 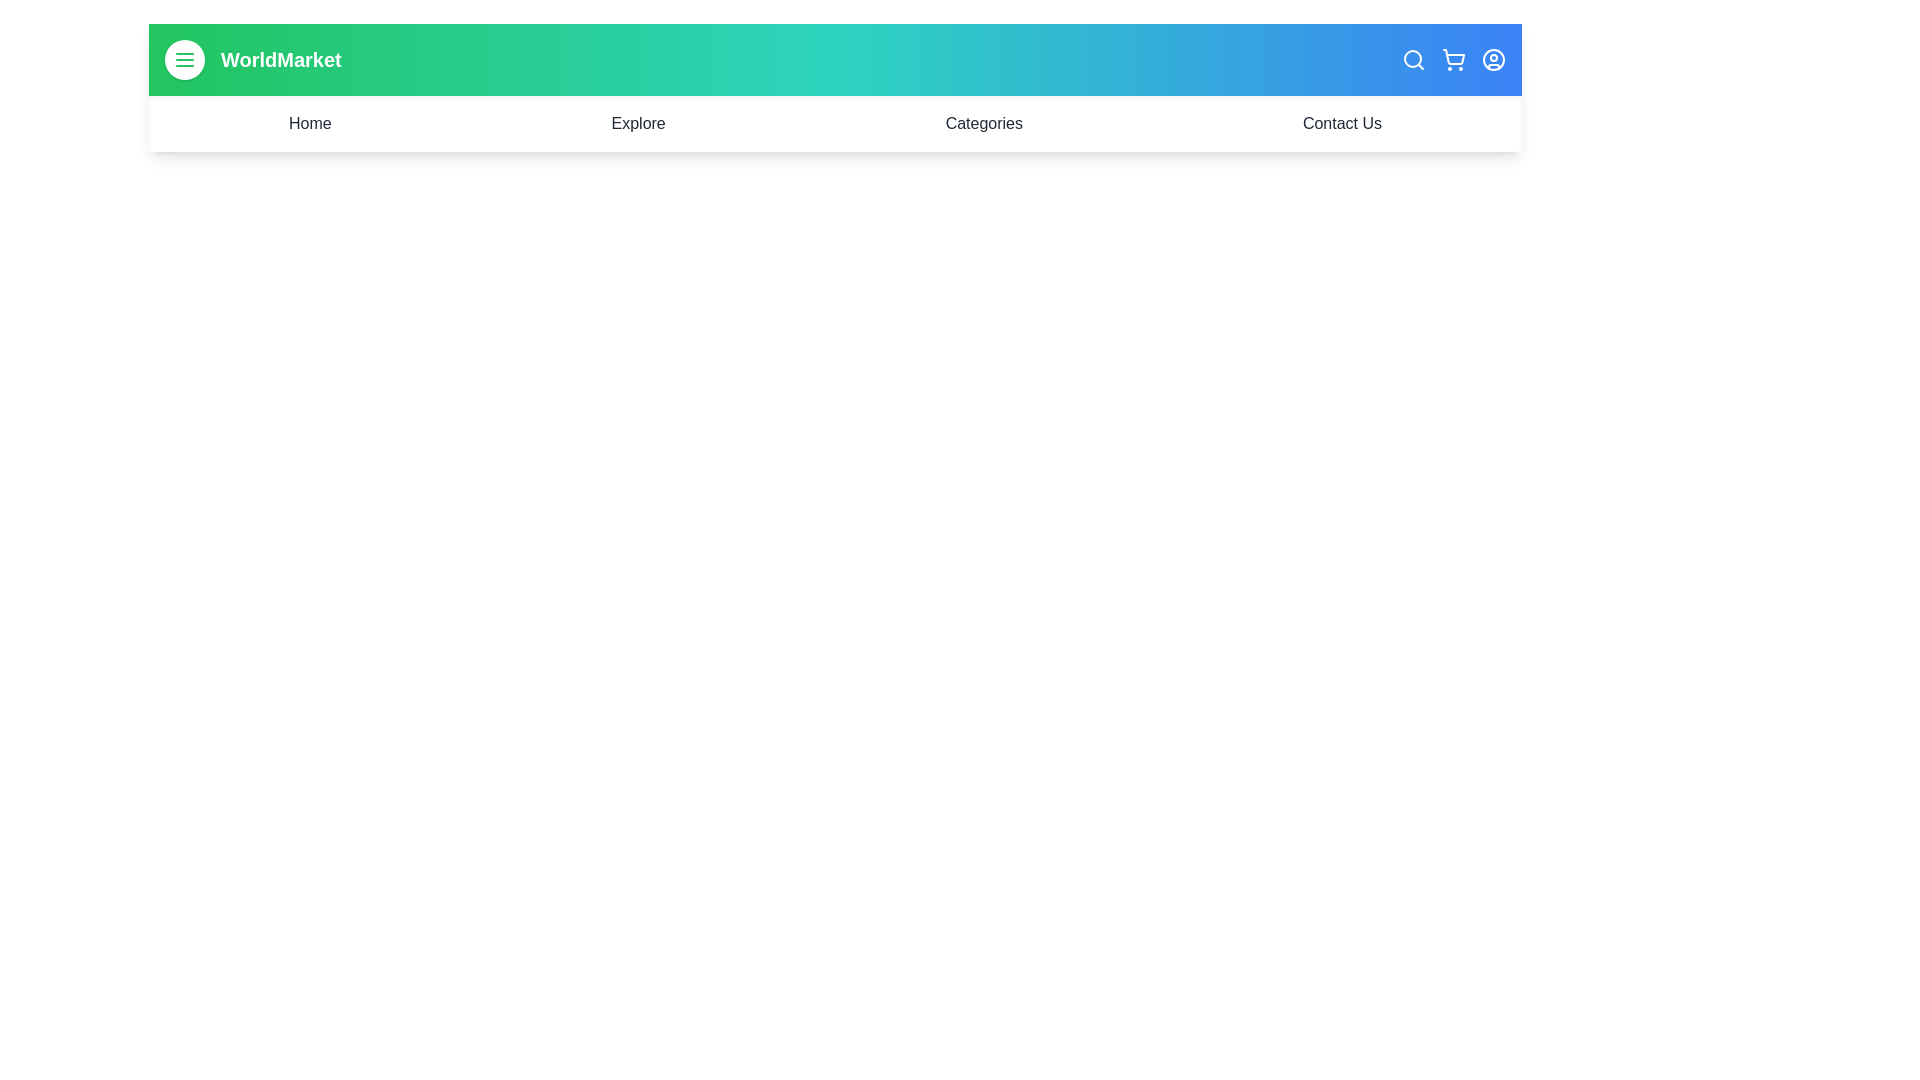 I want to click on the 'Explore' link, so click(x=637, y=123).